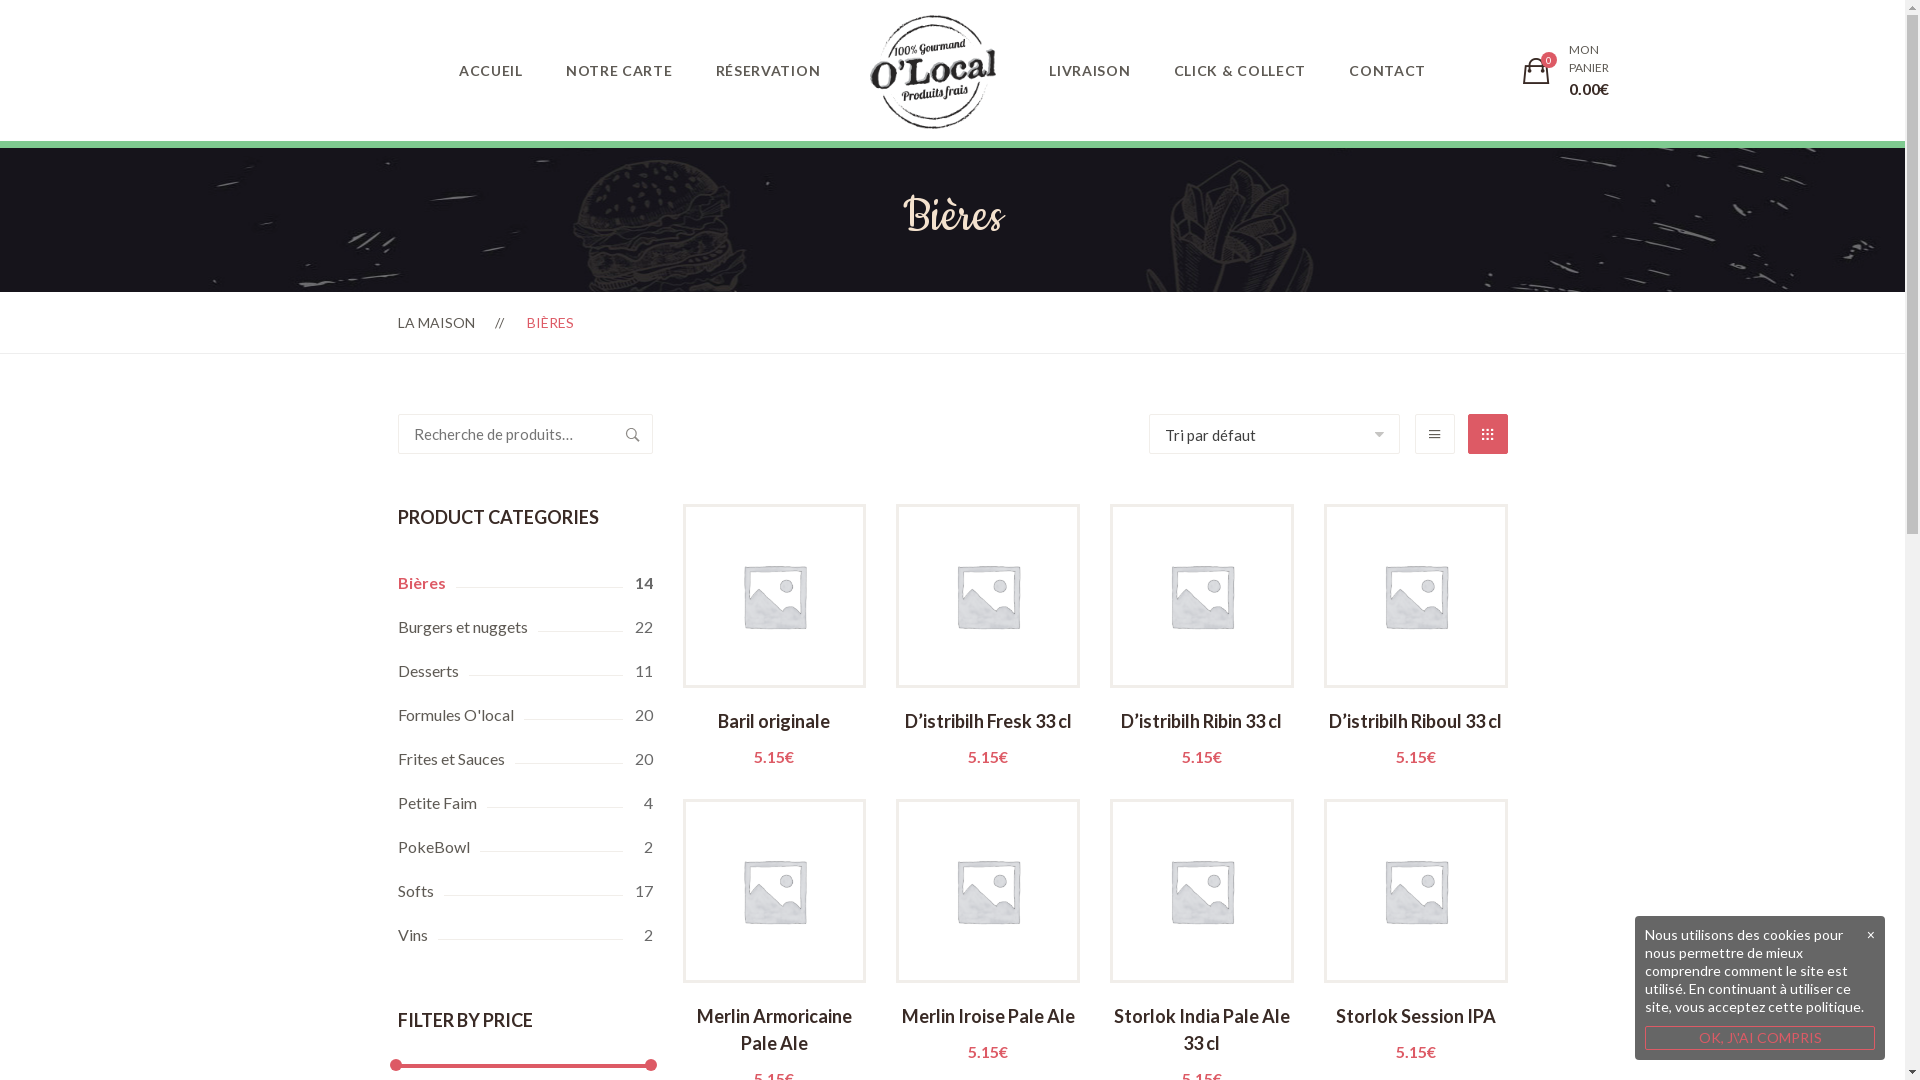  What do you see at coordinates (931, 71) in the screenshot?
I see `'O'local'` at bounding box center [931, 71].